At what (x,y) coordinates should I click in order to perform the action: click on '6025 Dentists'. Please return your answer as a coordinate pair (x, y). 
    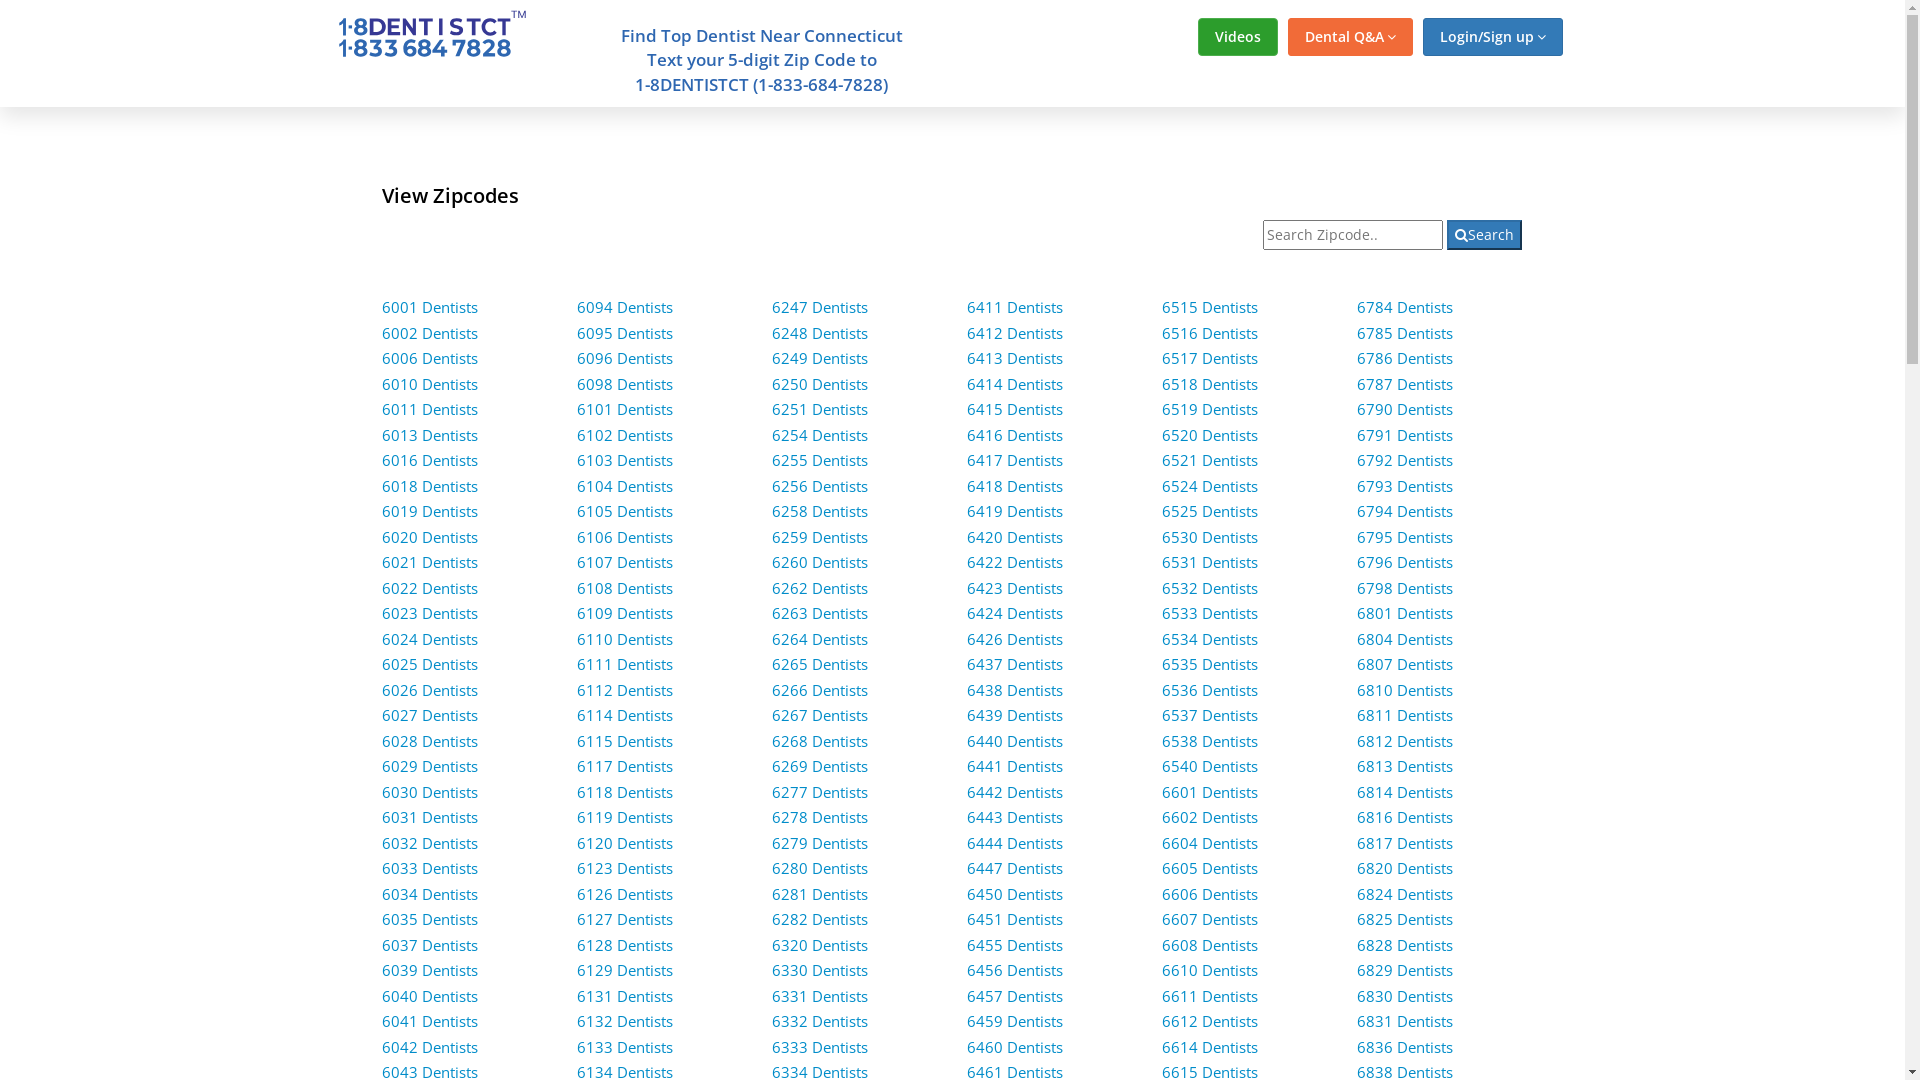
    Looking at the image, I should click on (429, 663).